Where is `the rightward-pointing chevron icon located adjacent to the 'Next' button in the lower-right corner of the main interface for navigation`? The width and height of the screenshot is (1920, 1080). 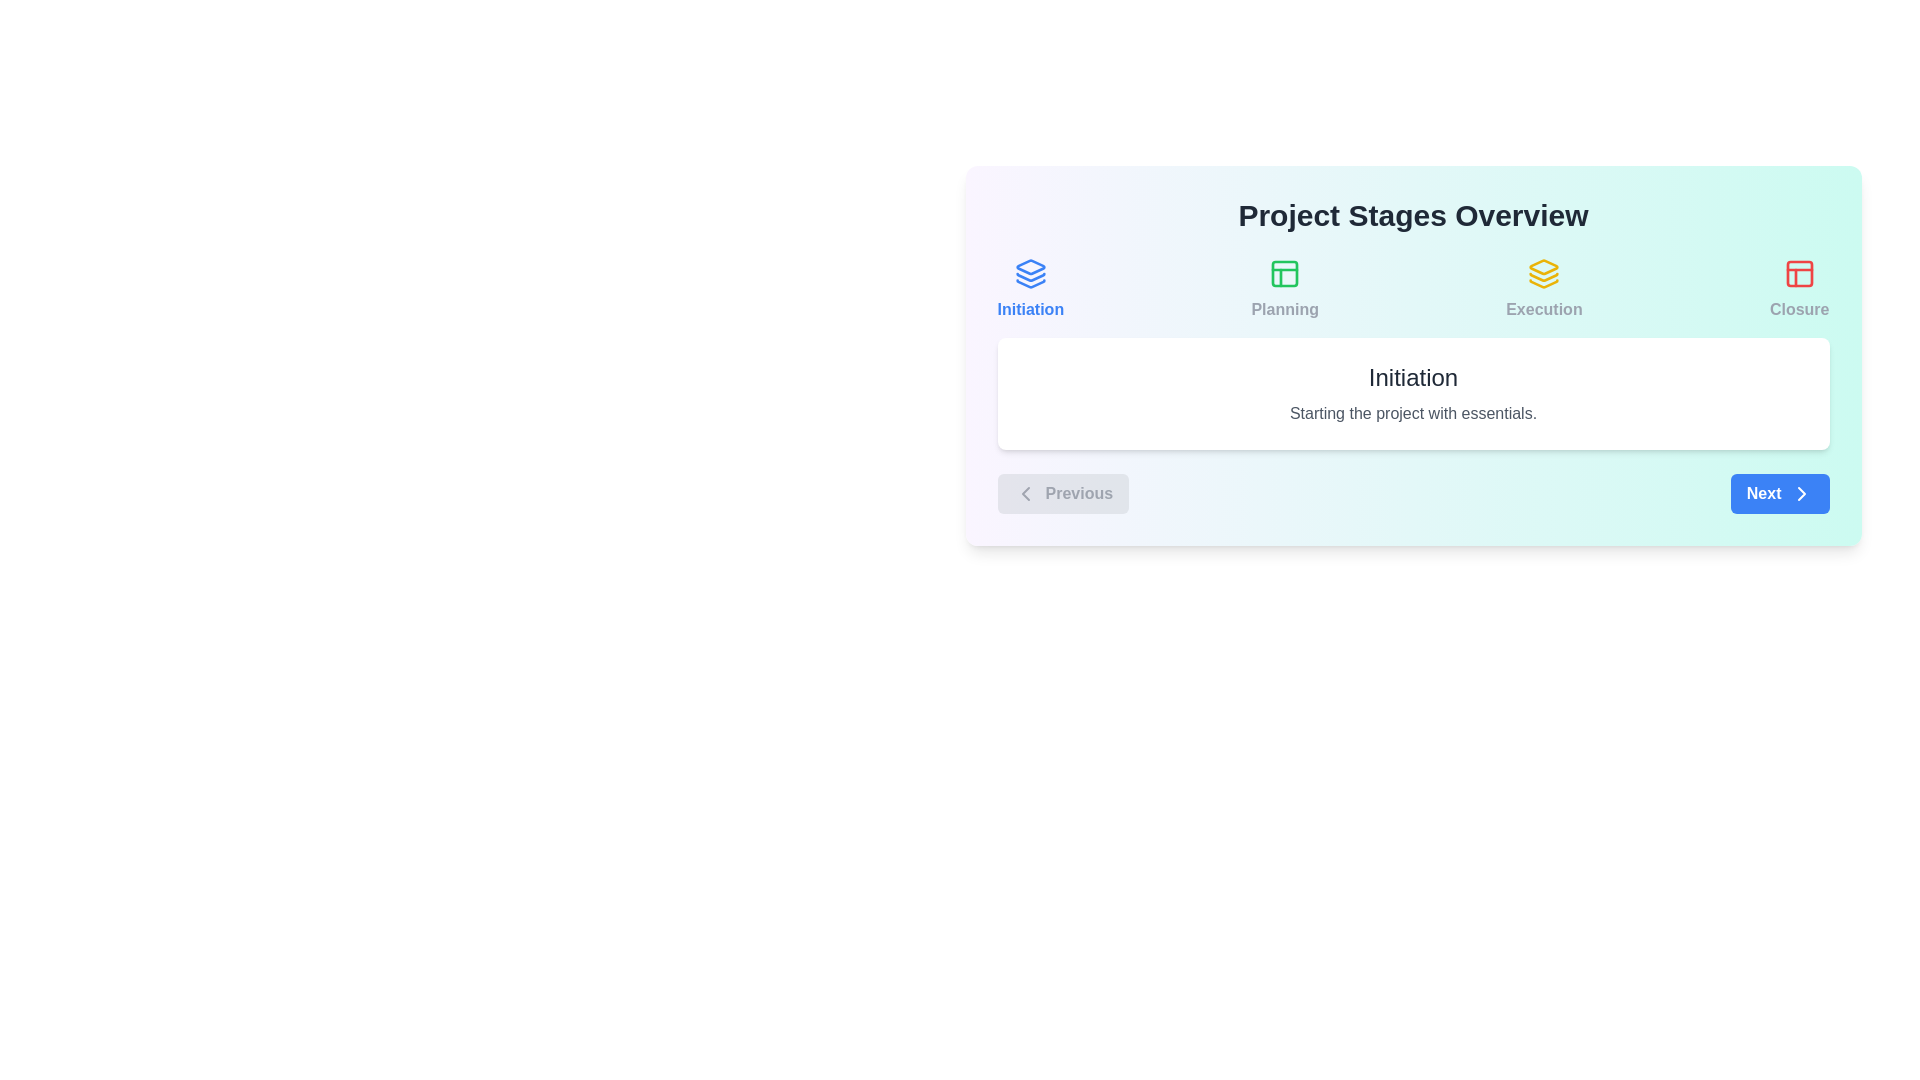
the rightward-pointing chevron icon located adjacent to the 'Next' button in the lower-right corner of the main interface for navigation is located at coordinates (1801, 493).